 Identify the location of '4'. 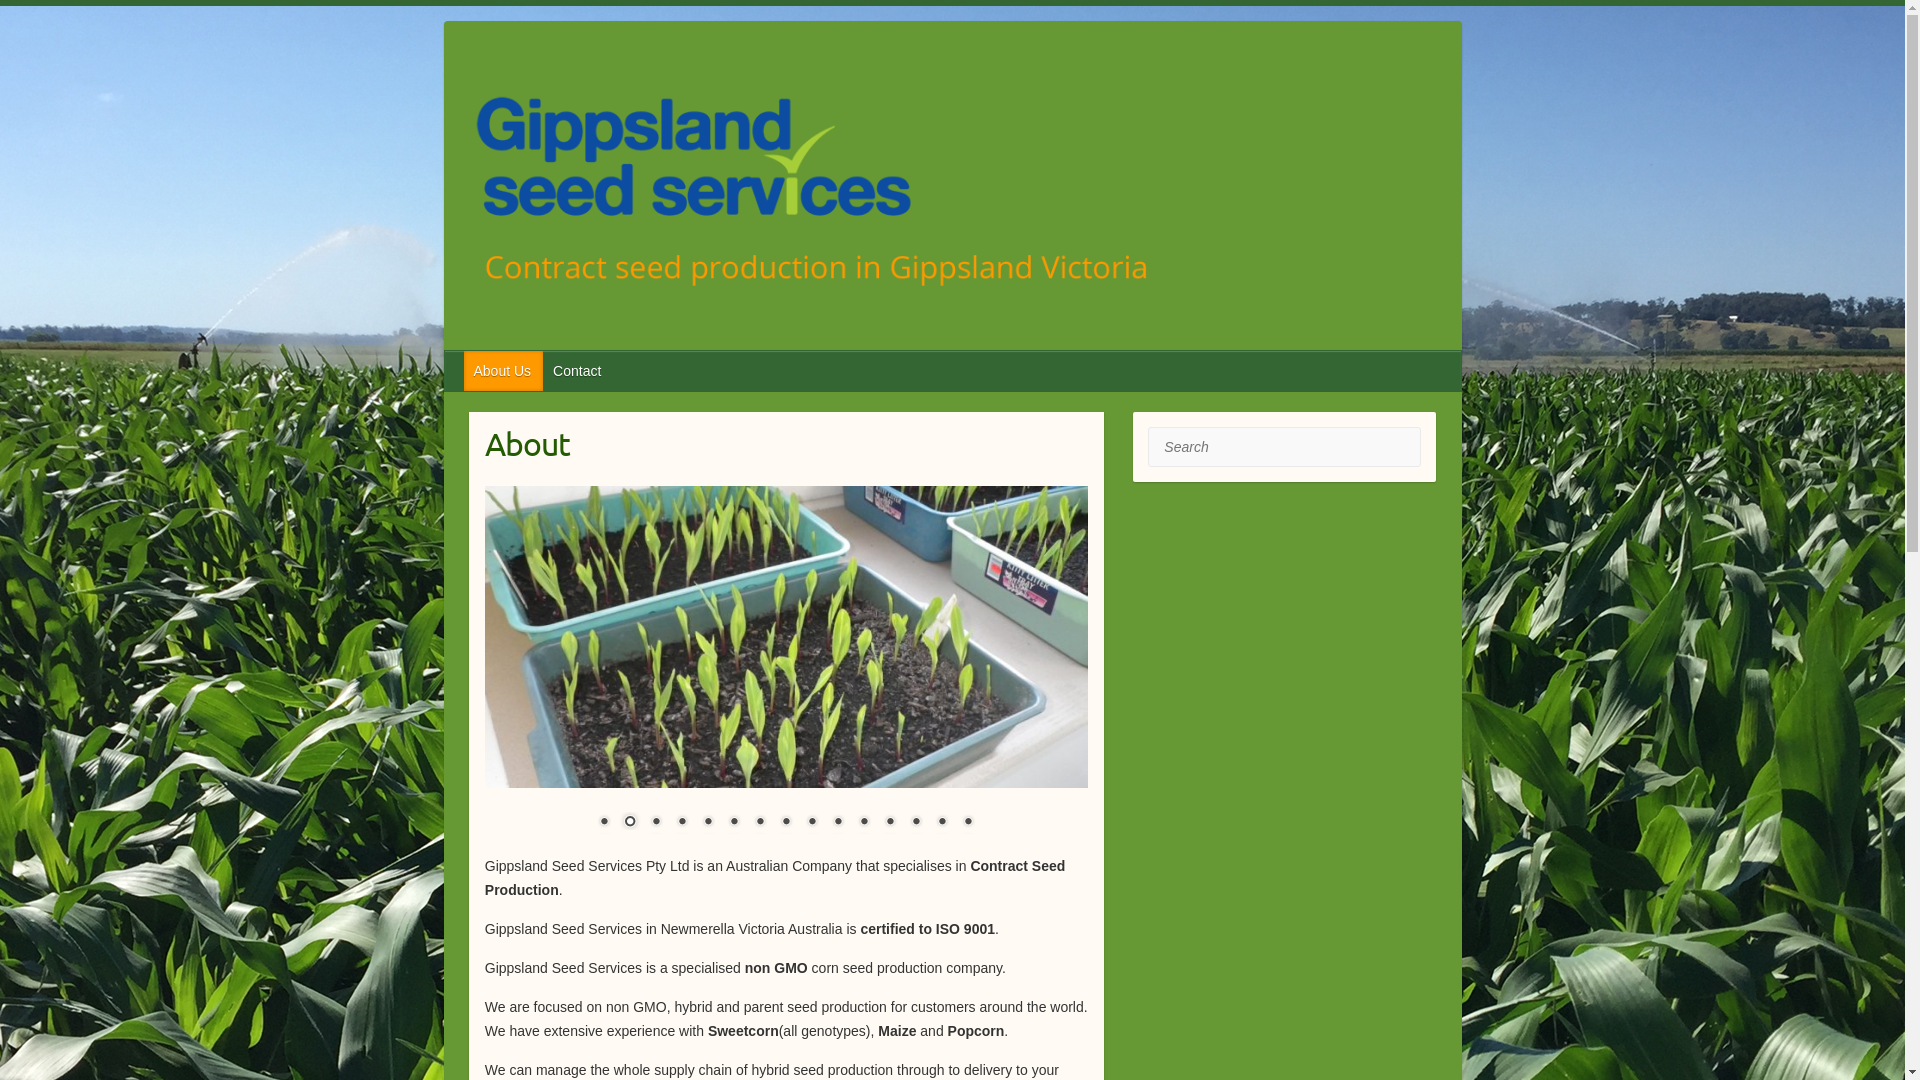
(681, 822).